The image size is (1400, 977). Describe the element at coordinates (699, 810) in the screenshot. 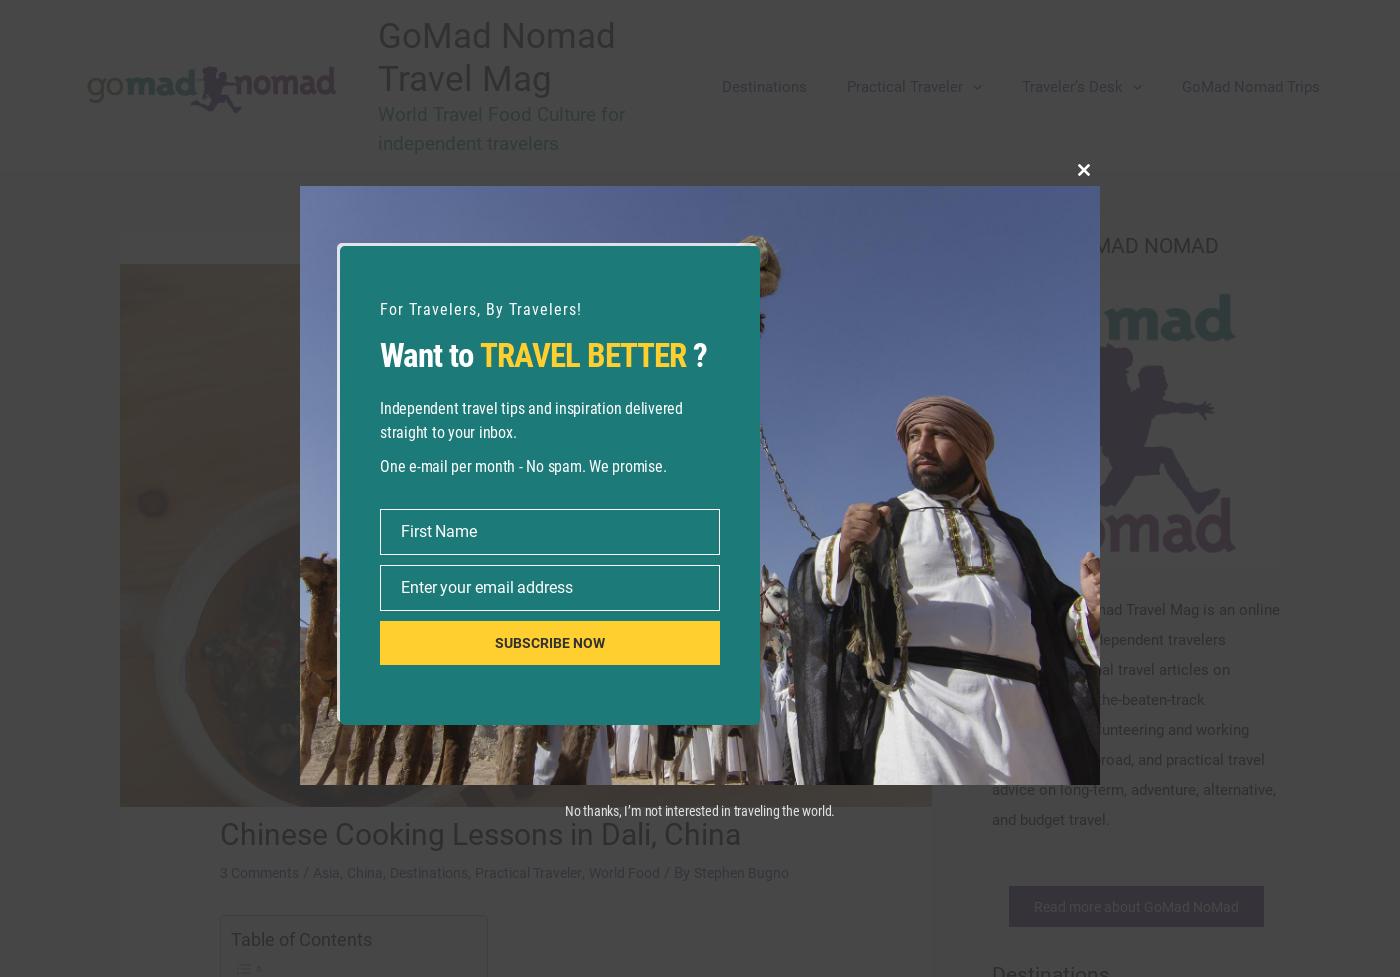

I see `'No thanks, I’m not interested in traveling the world.'` at that location.